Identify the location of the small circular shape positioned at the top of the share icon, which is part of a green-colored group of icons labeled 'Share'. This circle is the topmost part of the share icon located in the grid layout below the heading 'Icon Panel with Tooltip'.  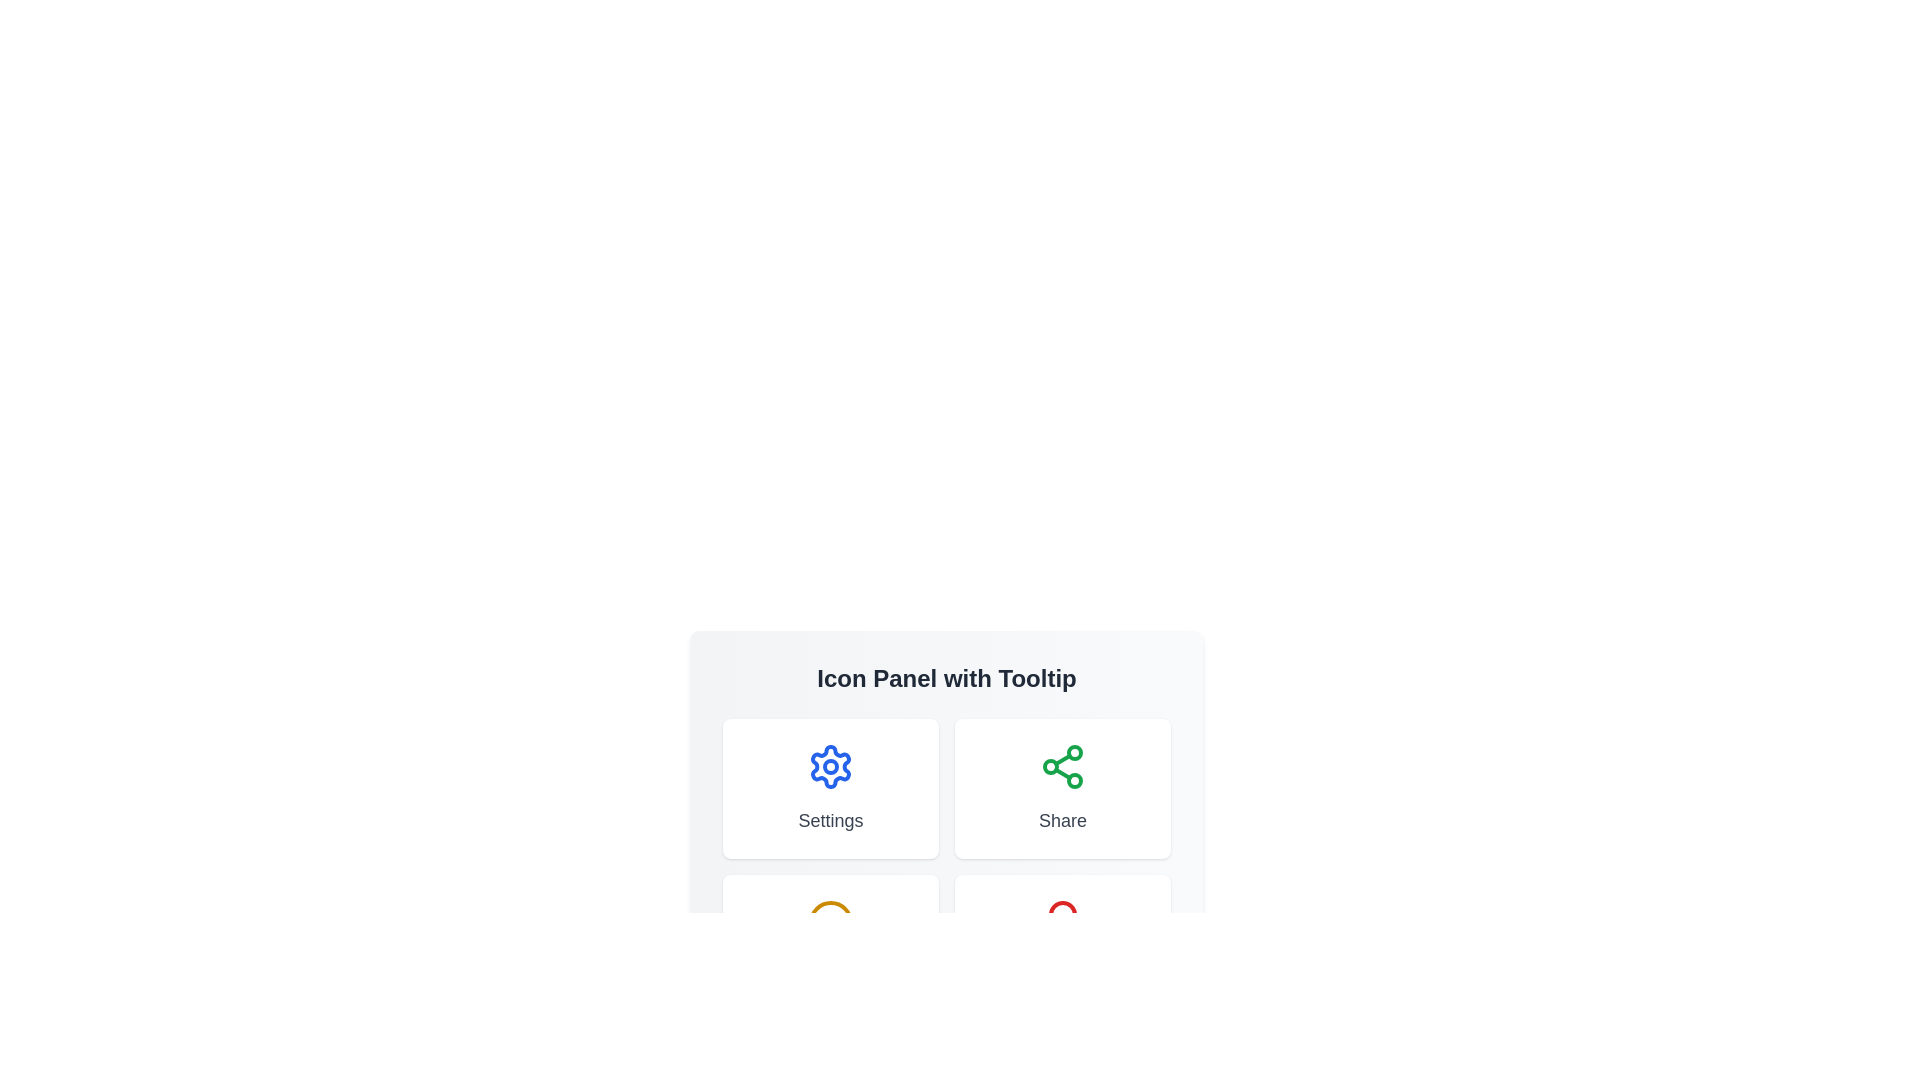
(1074, 752).